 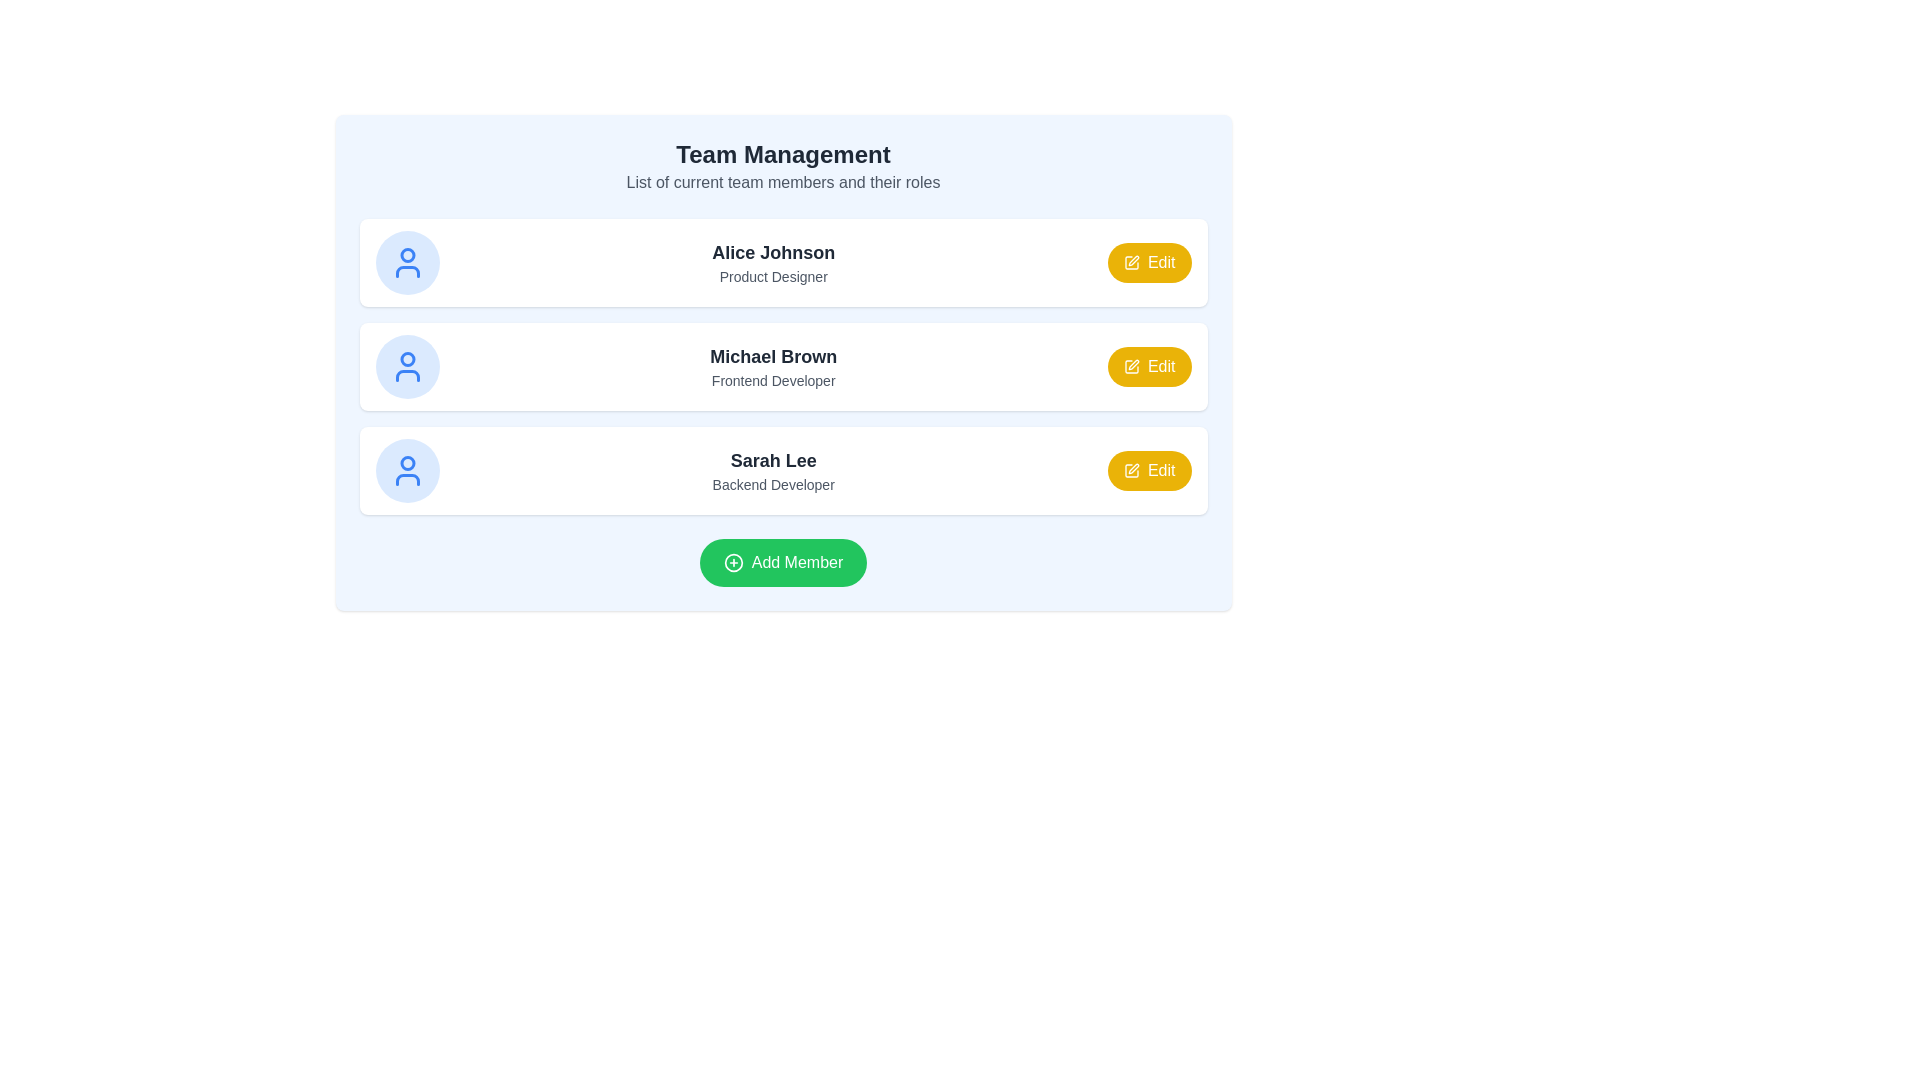 What do you see at coordinates (1161, 366) in the screenshot?
I see `the text label 'Edit' within the button component styled with white text on a yellow background, located in the row for 'Michael Brown'` at bounding box center [1161, 366].